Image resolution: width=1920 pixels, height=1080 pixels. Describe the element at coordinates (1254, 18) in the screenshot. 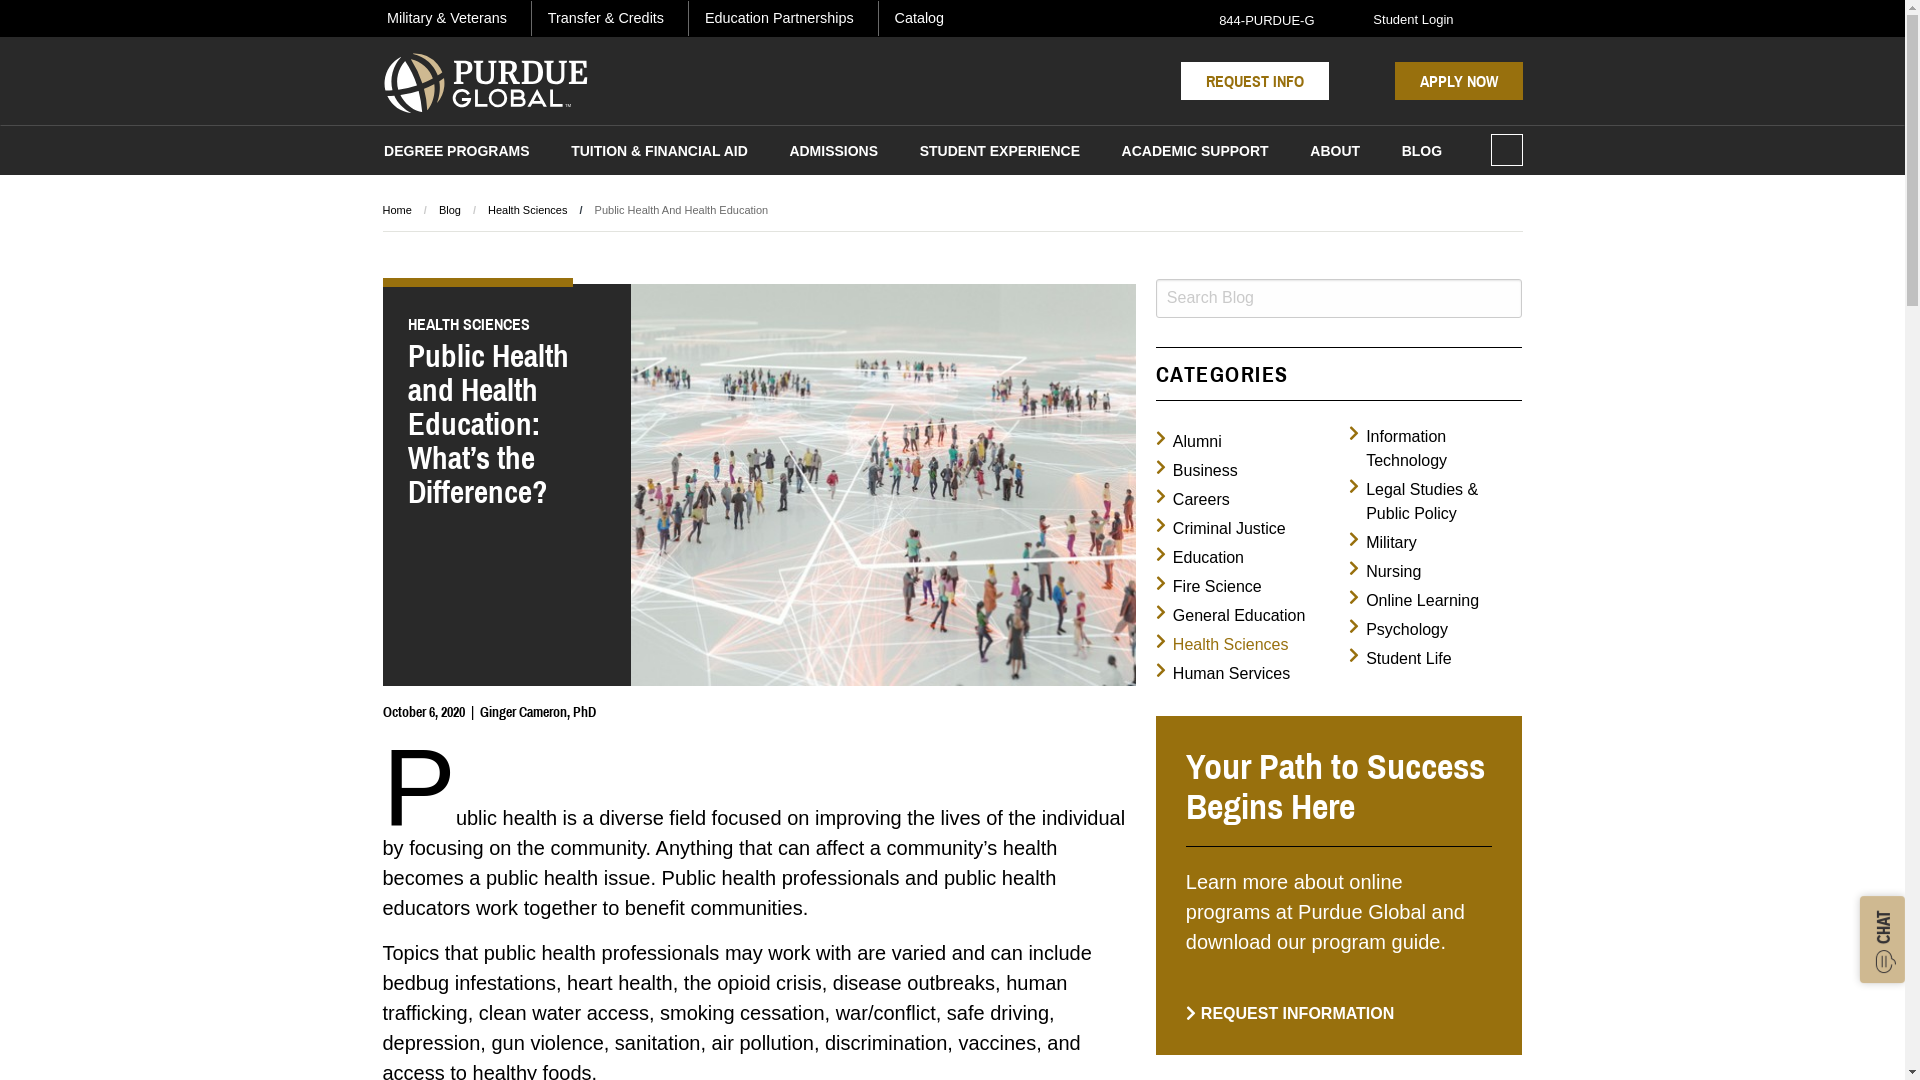

I see `'844-PURDUE-G'` at that location.